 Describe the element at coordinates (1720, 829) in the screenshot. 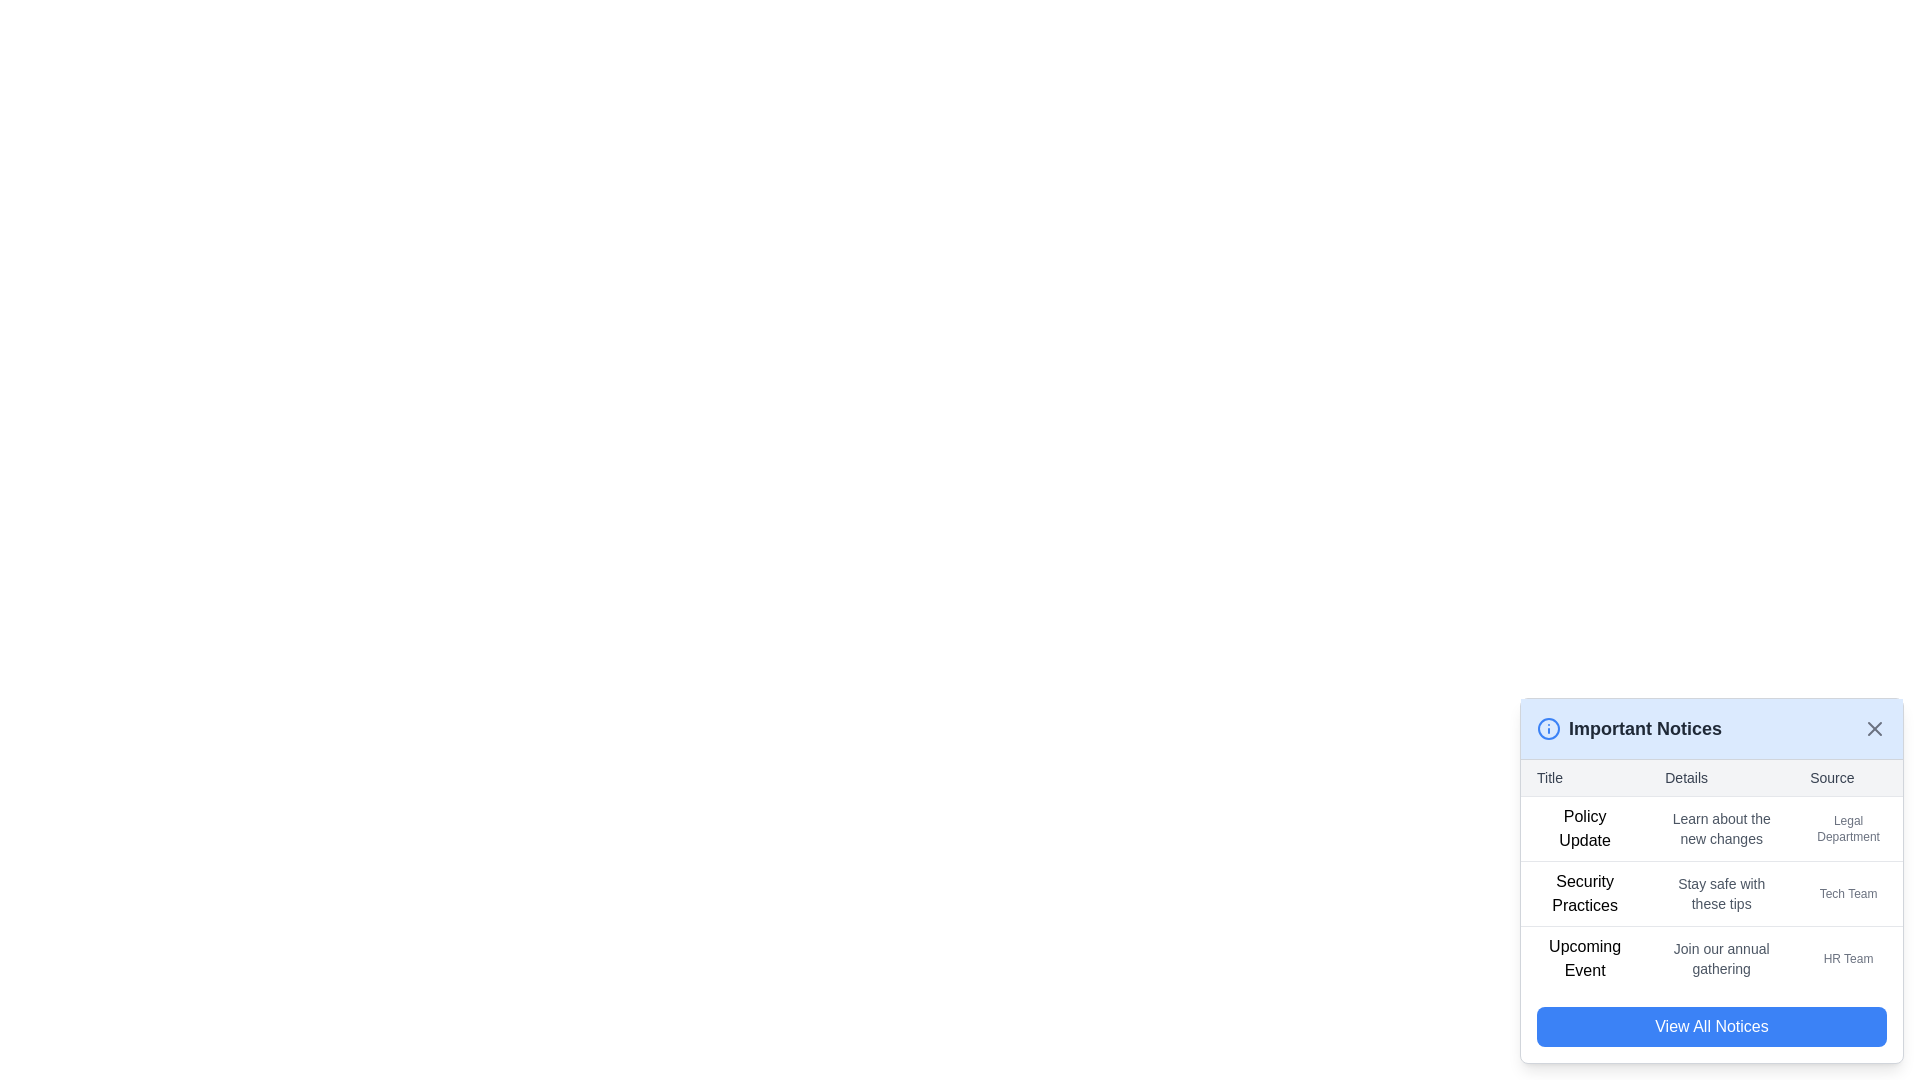

I see `the static text element displaying 'Learn about the new changes', which is located in the second column of the first row of the 'Important Notices' table` at that location.